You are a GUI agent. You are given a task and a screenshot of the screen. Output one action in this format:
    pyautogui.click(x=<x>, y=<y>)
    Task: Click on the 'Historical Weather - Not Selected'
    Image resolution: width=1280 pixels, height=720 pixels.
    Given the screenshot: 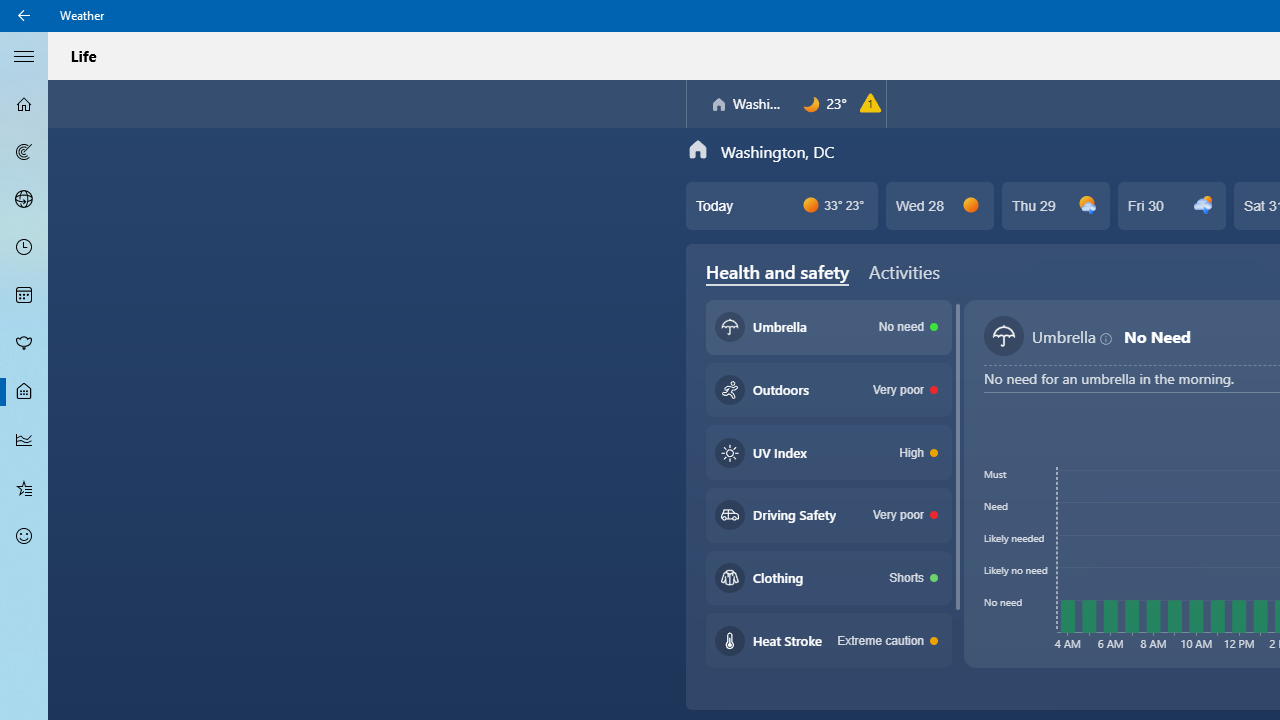 What is the action you would take?
    pyautogui.click(x=24, y=438)
    